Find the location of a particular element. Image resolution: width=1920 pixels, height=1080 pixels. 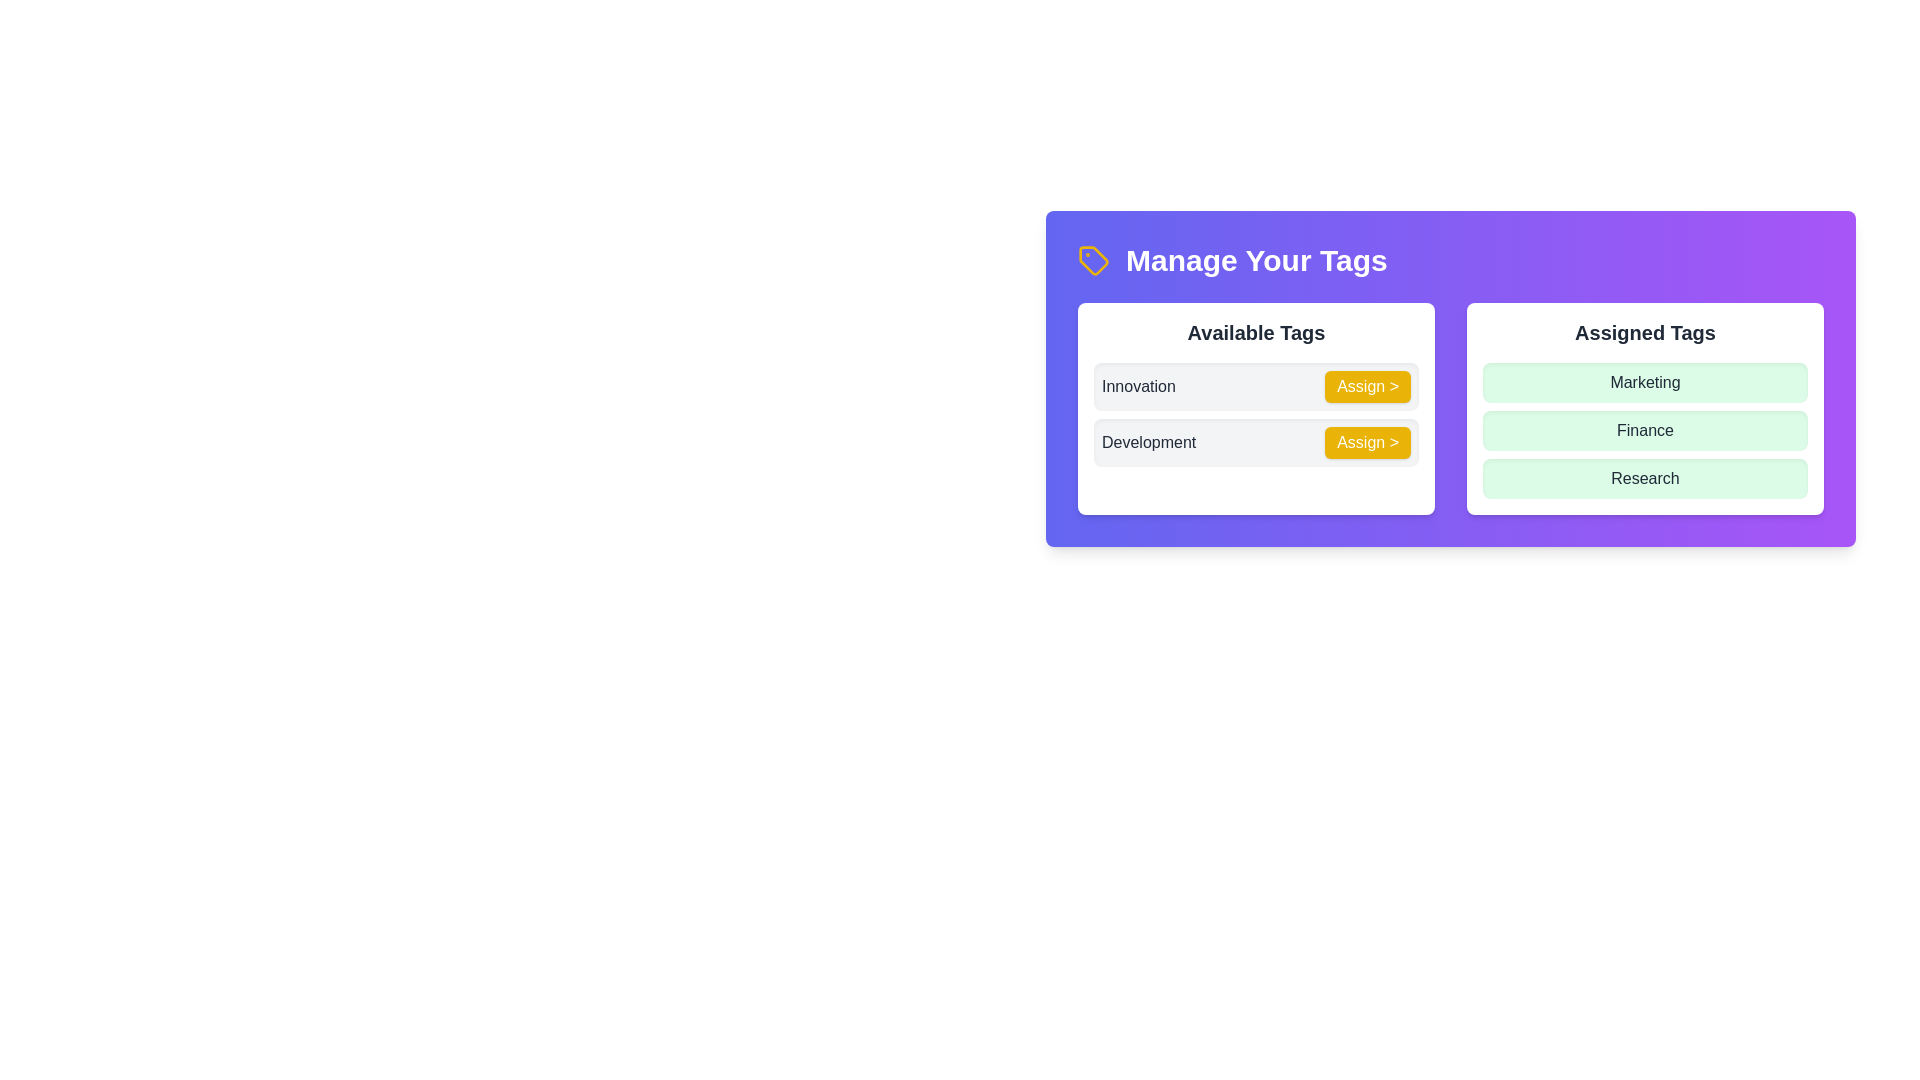

the decorative tag icon located to the left of the text 'Manage Your Tags' in the header section is located at coordinates (1093, 260).